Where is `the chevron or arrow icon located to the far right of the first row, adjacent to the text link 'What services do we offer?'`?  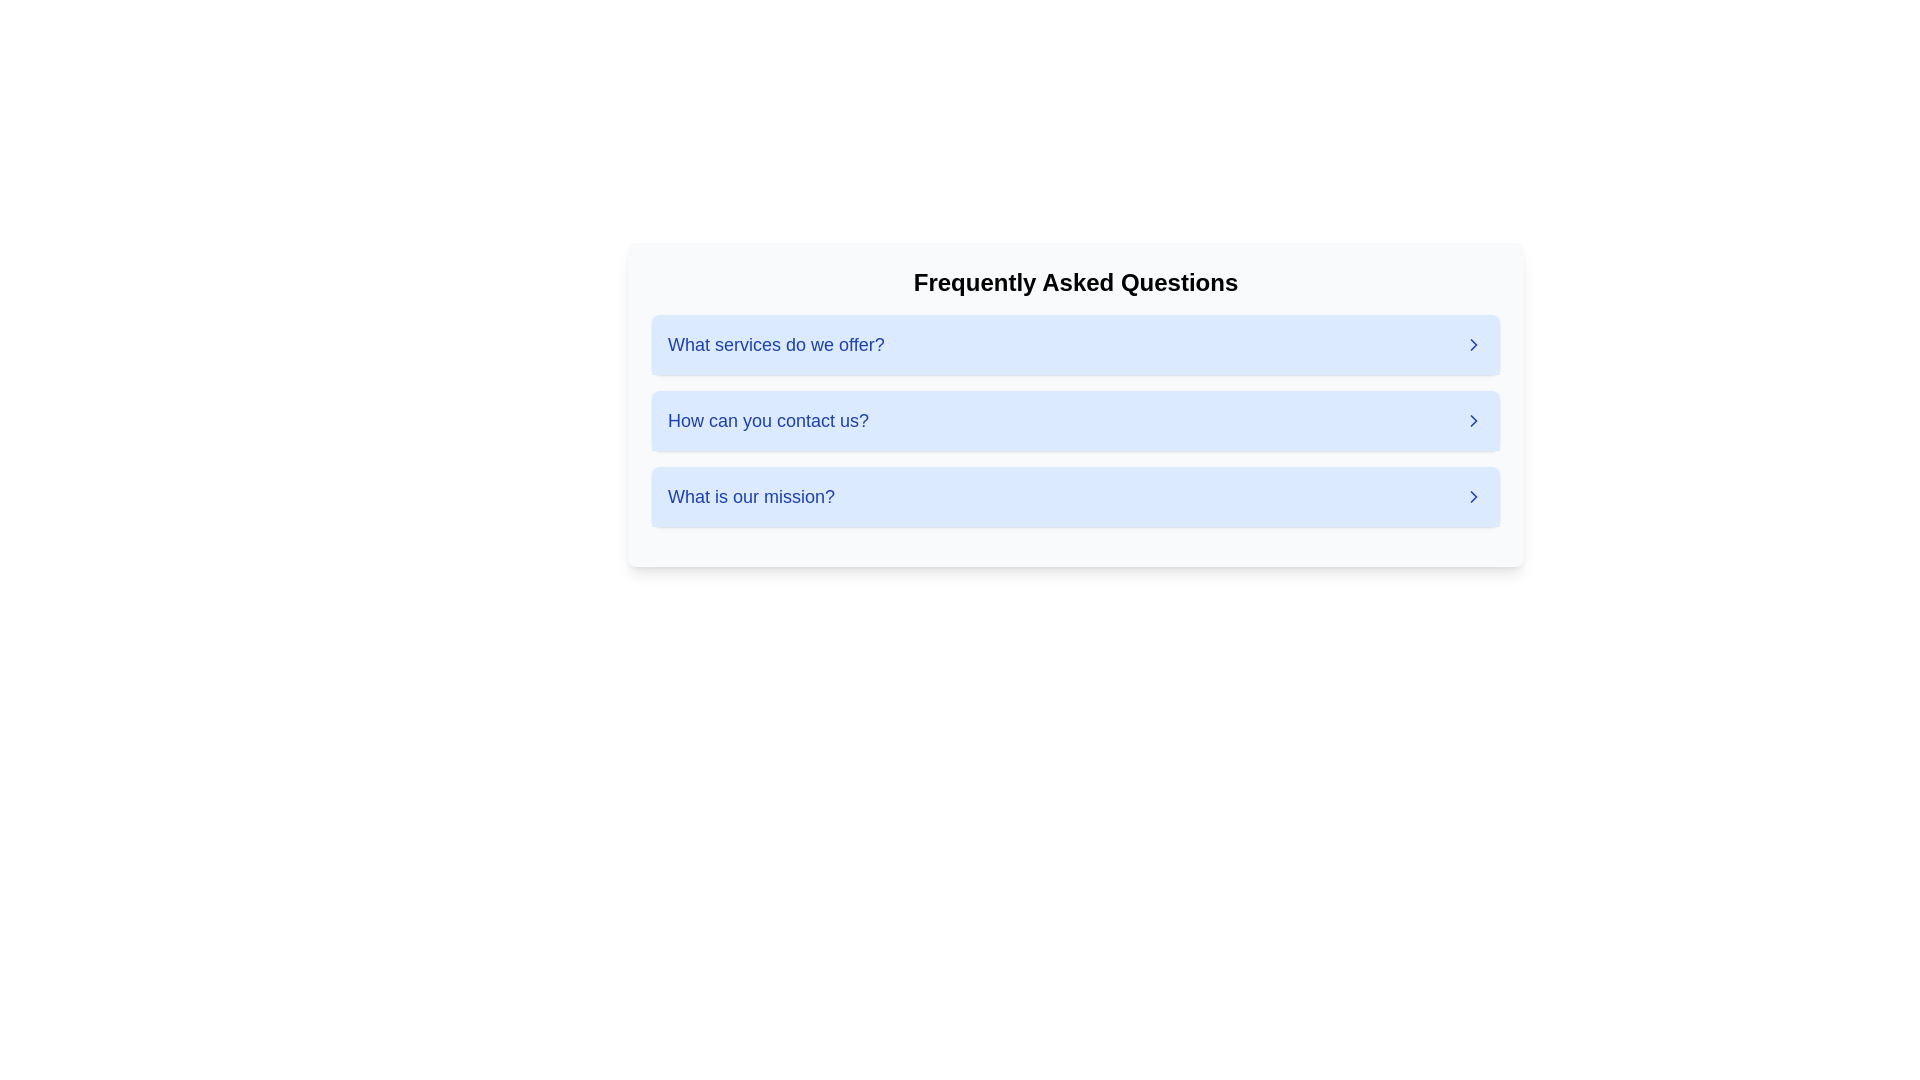
the chevron or arrow icon located to the far right of the first row, adjacent to the text link 'What services do we offer?' is located at coordinates (1473, 343).